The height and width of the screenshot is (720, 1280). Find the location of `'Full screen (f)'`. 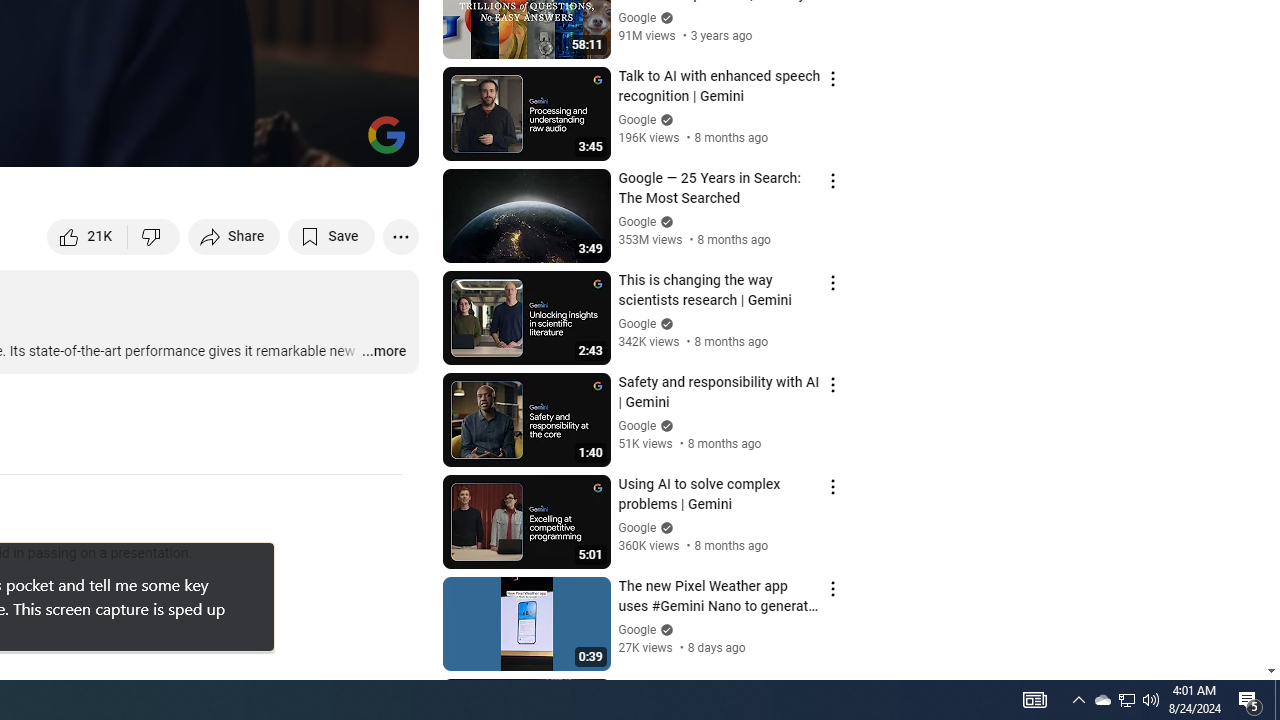

'Full screen (f)' is located at coordinates (382, 141).